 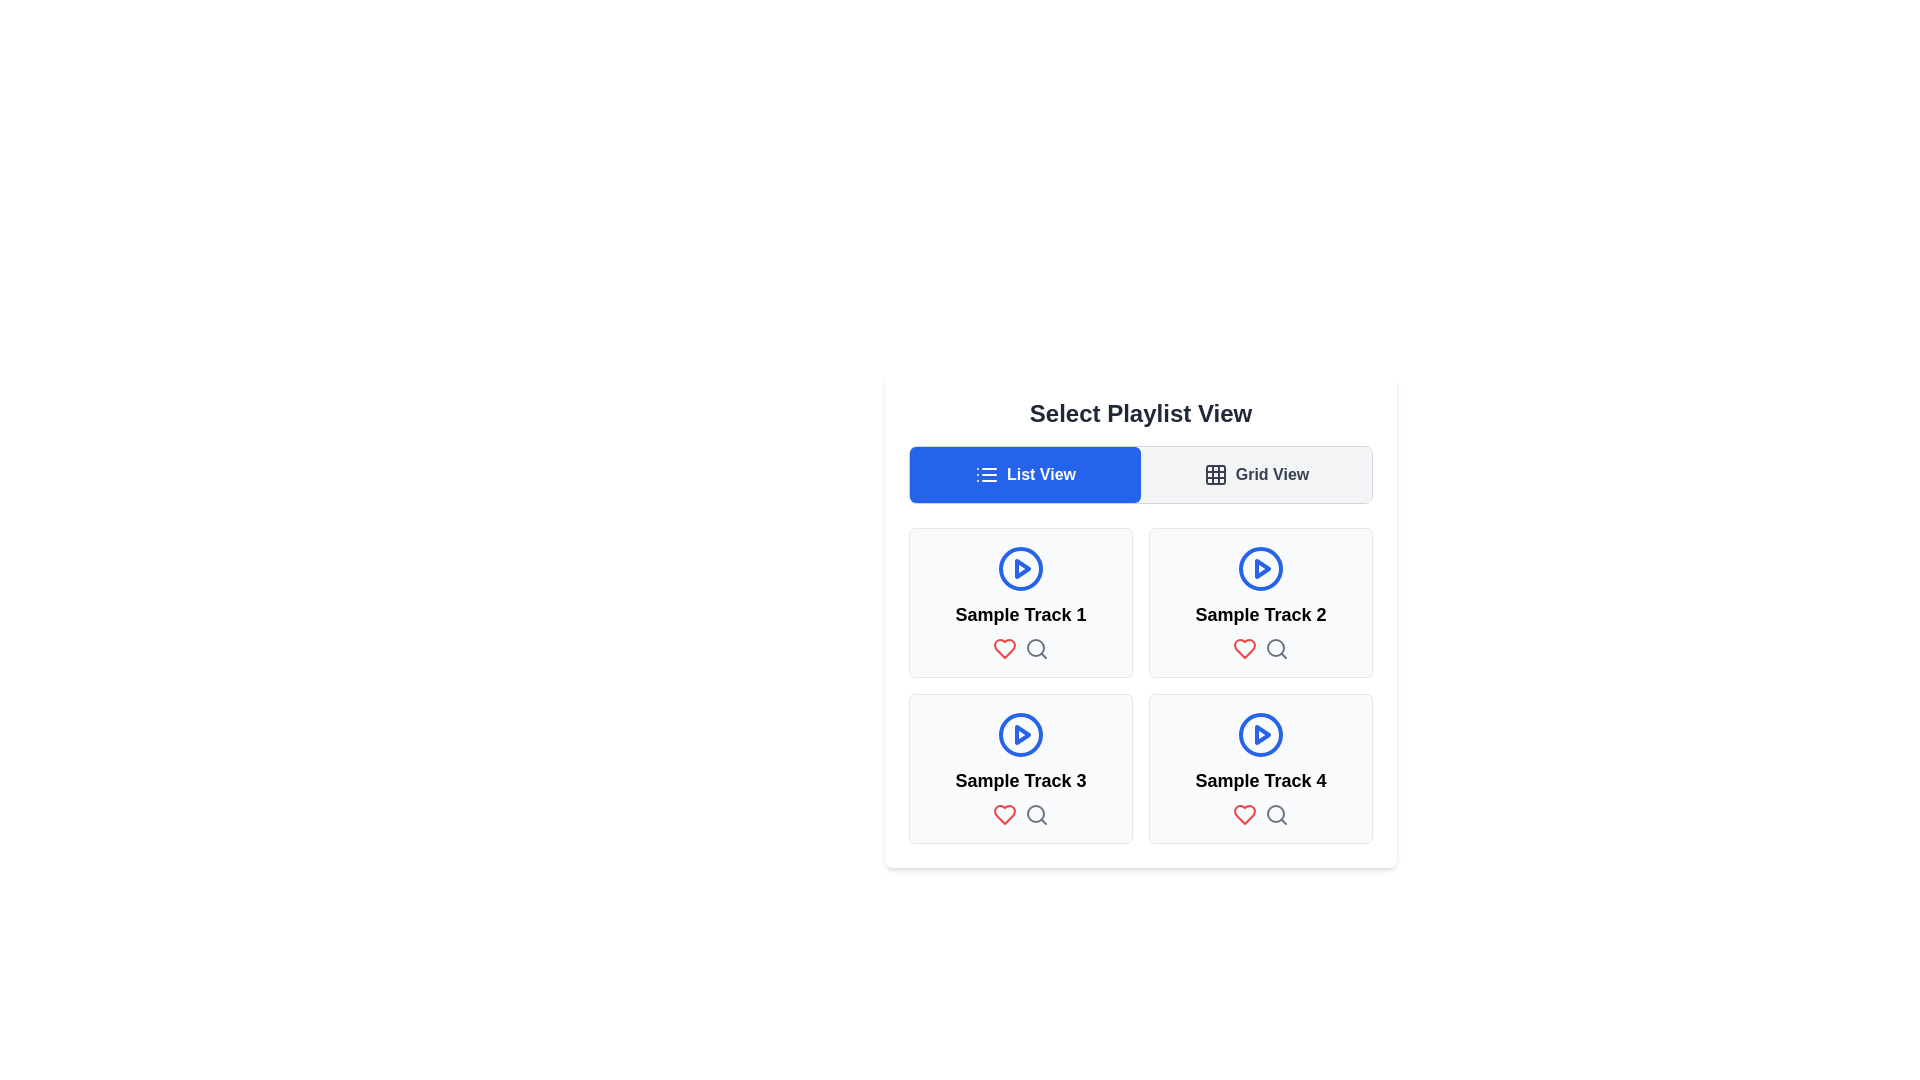 I want to click on the heart icon button located near the bottom-left of the fourth box in the grid of tracks, under the text 'Sample Track 4', to mark it as a favorite, so click(x=1243, y=814).